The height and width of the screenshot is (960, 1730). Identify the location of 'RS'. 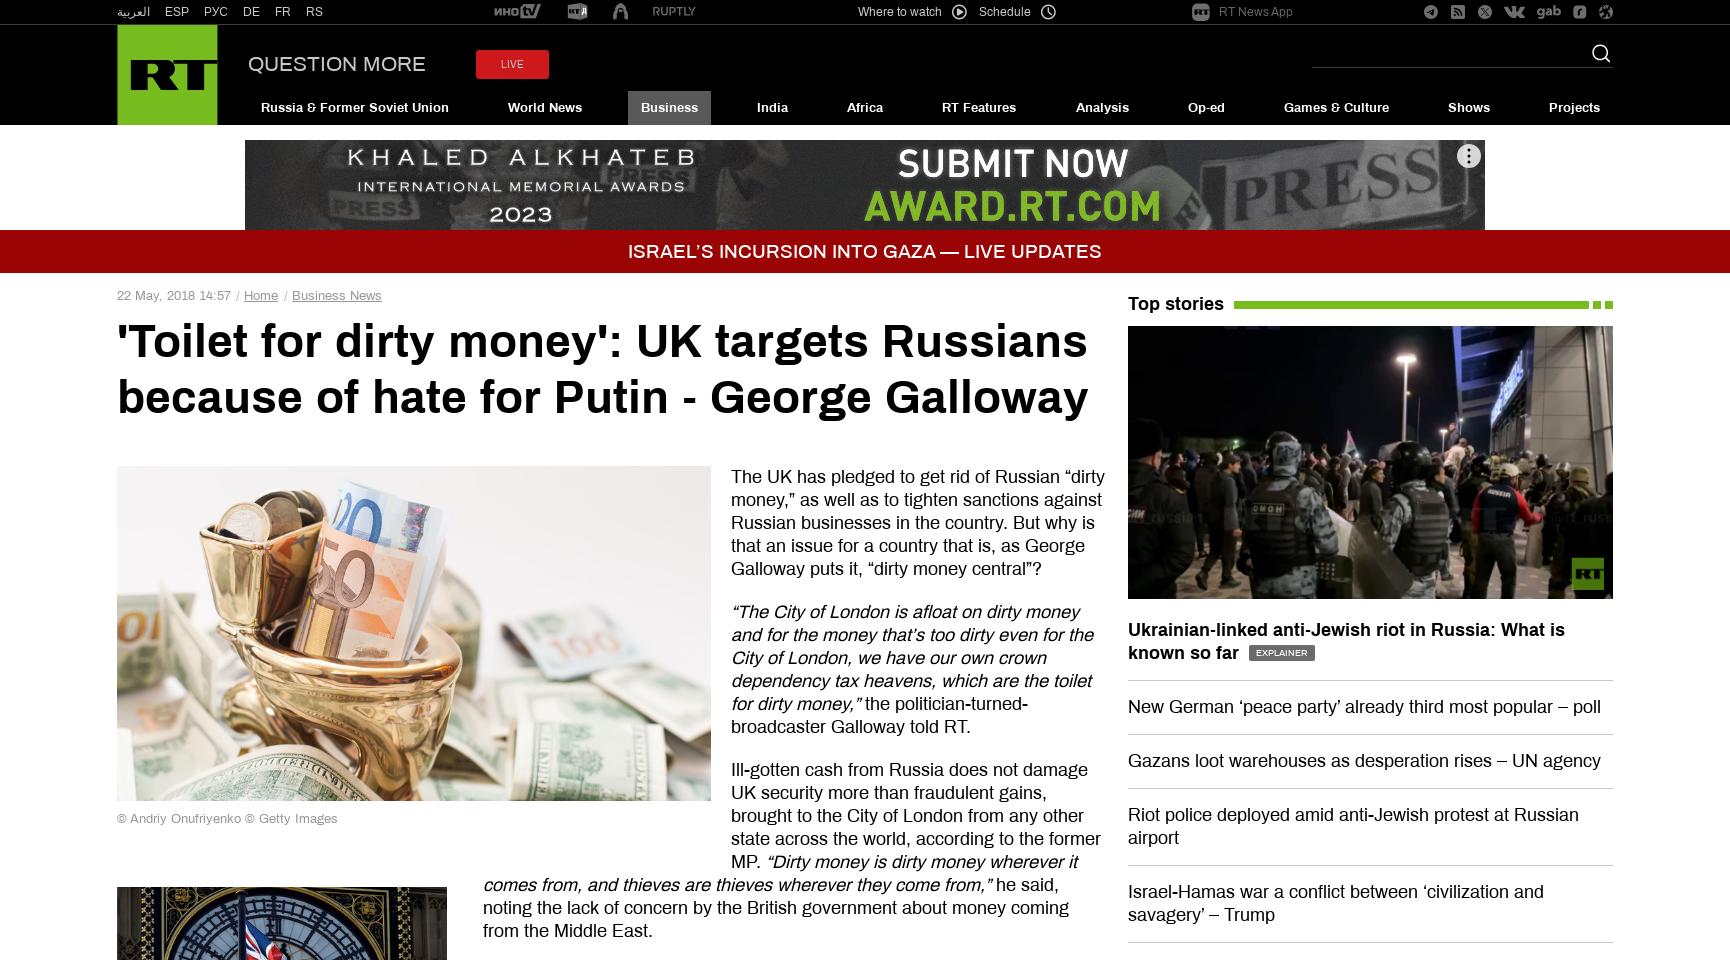
(314, 11).